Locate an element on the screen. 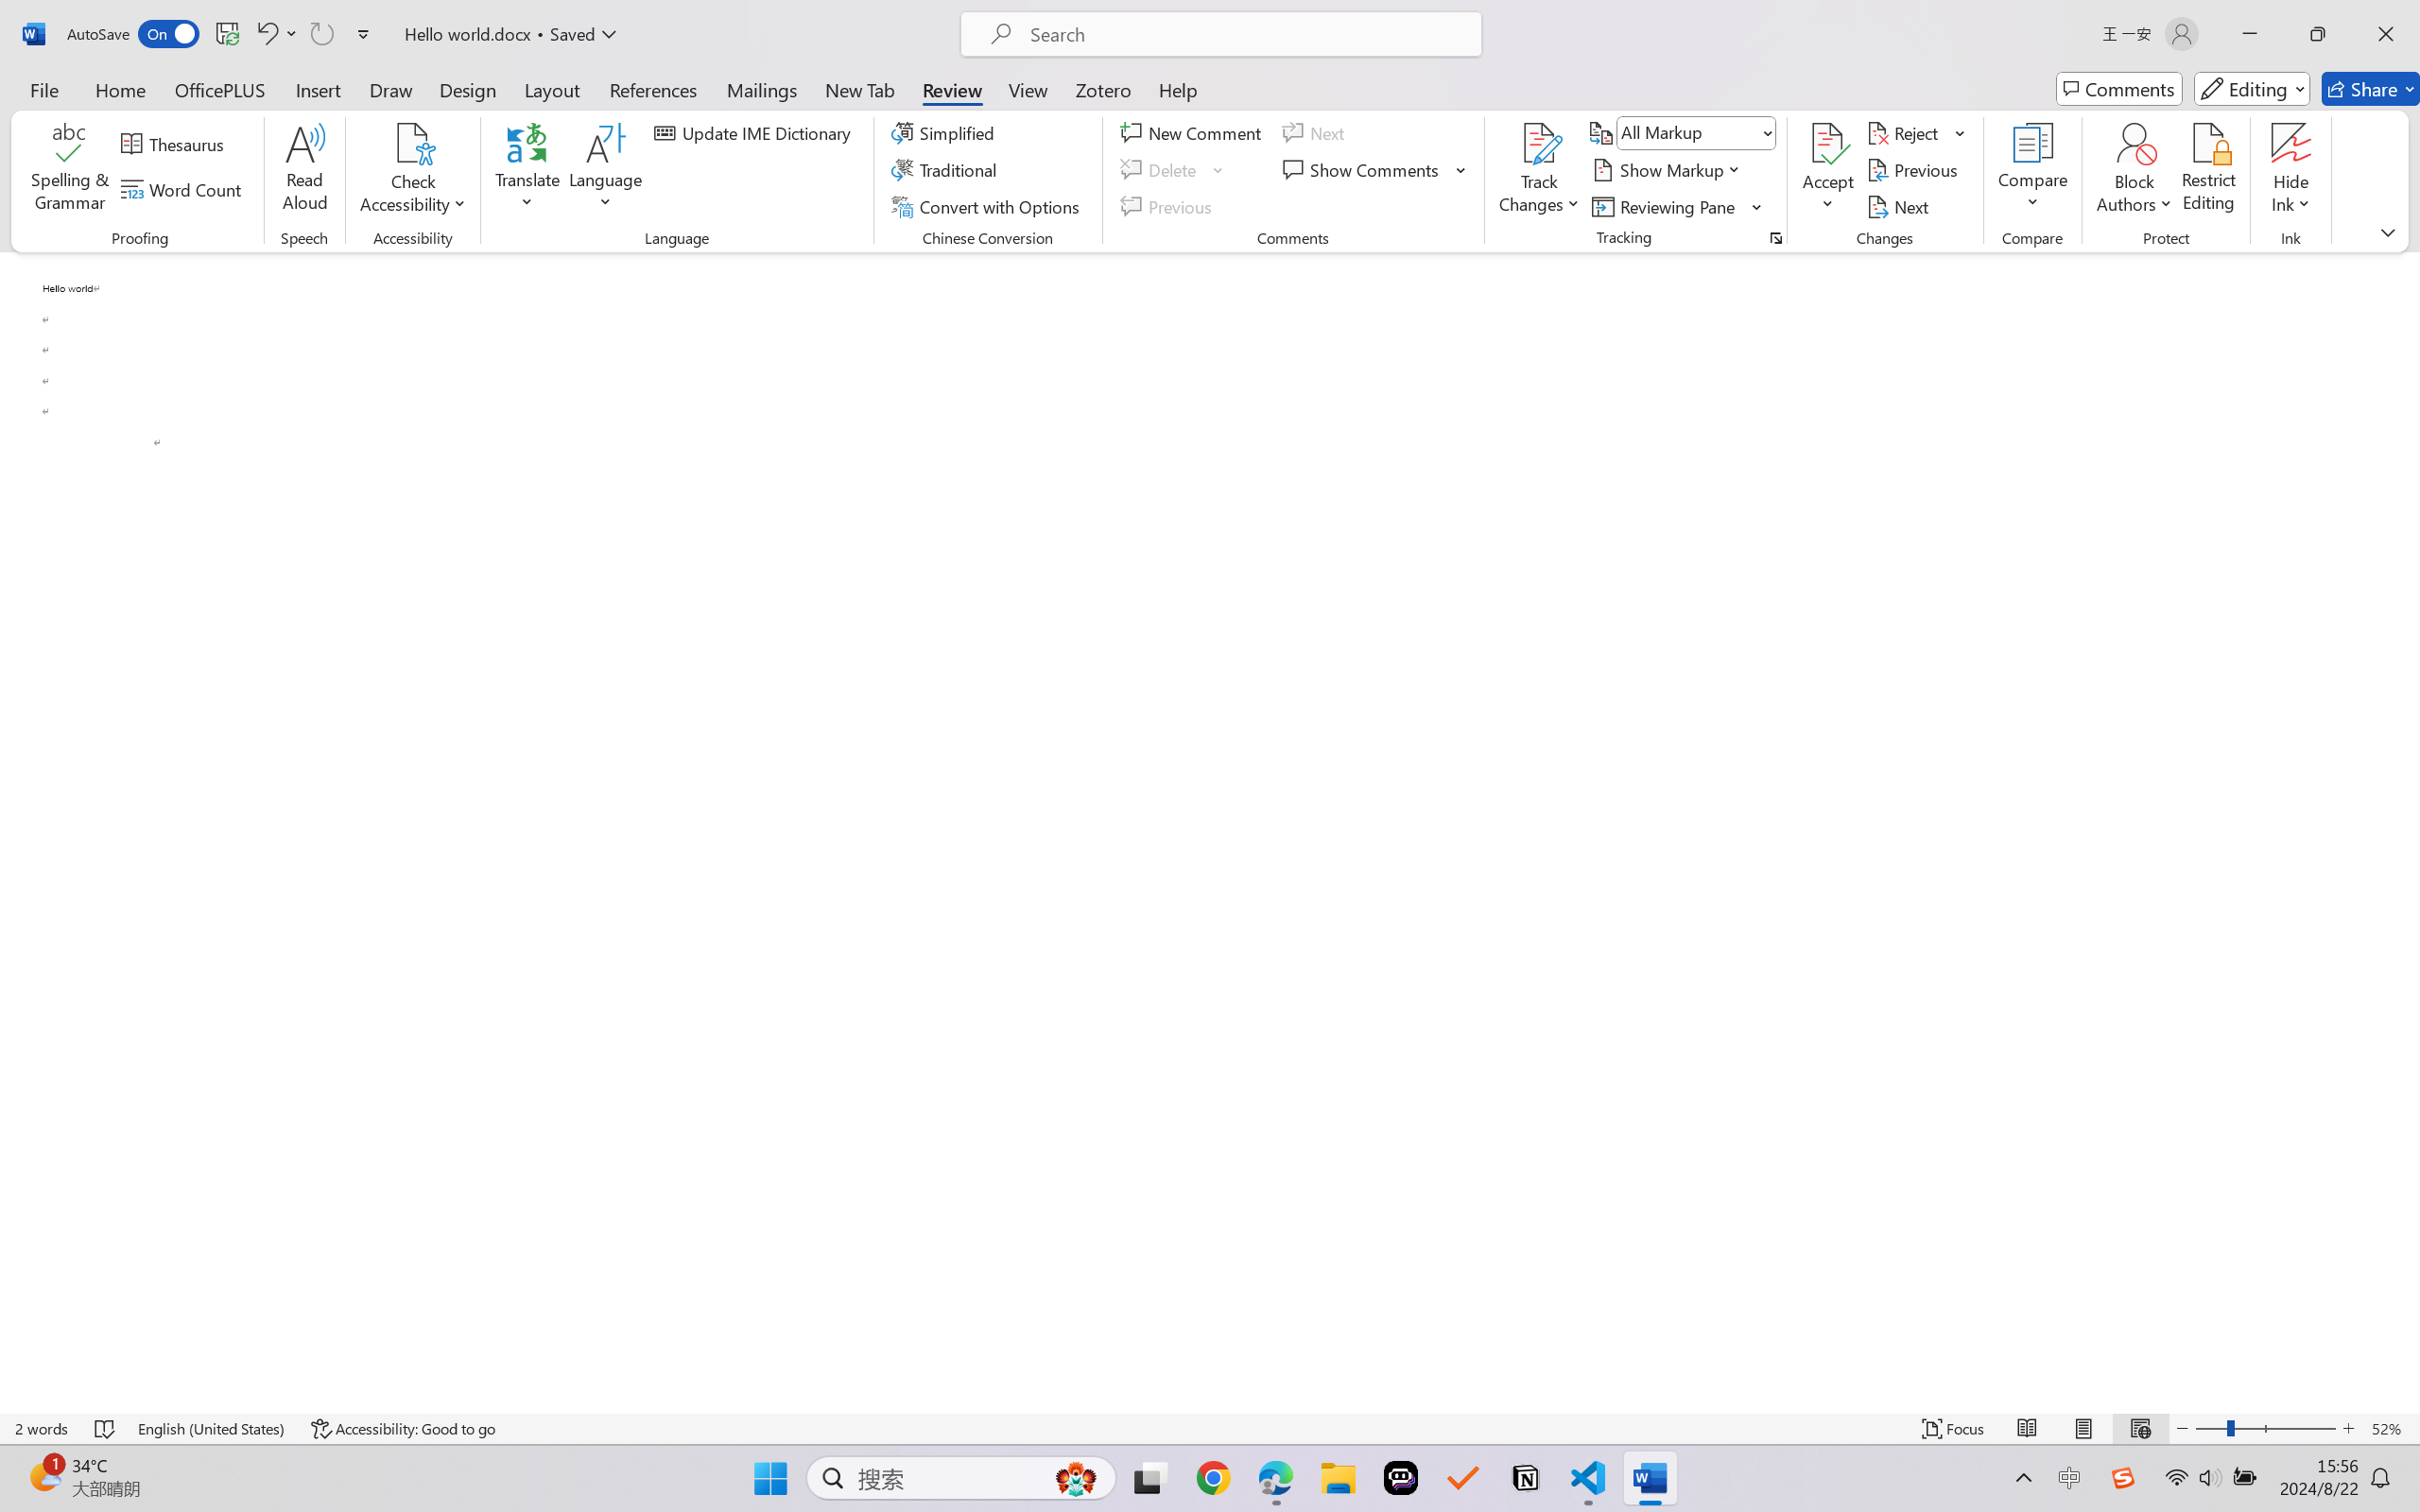 The height and width of the screenshot is (1512, 2420). 'Spelling & Grammar' is located at coordinates (69, 170).